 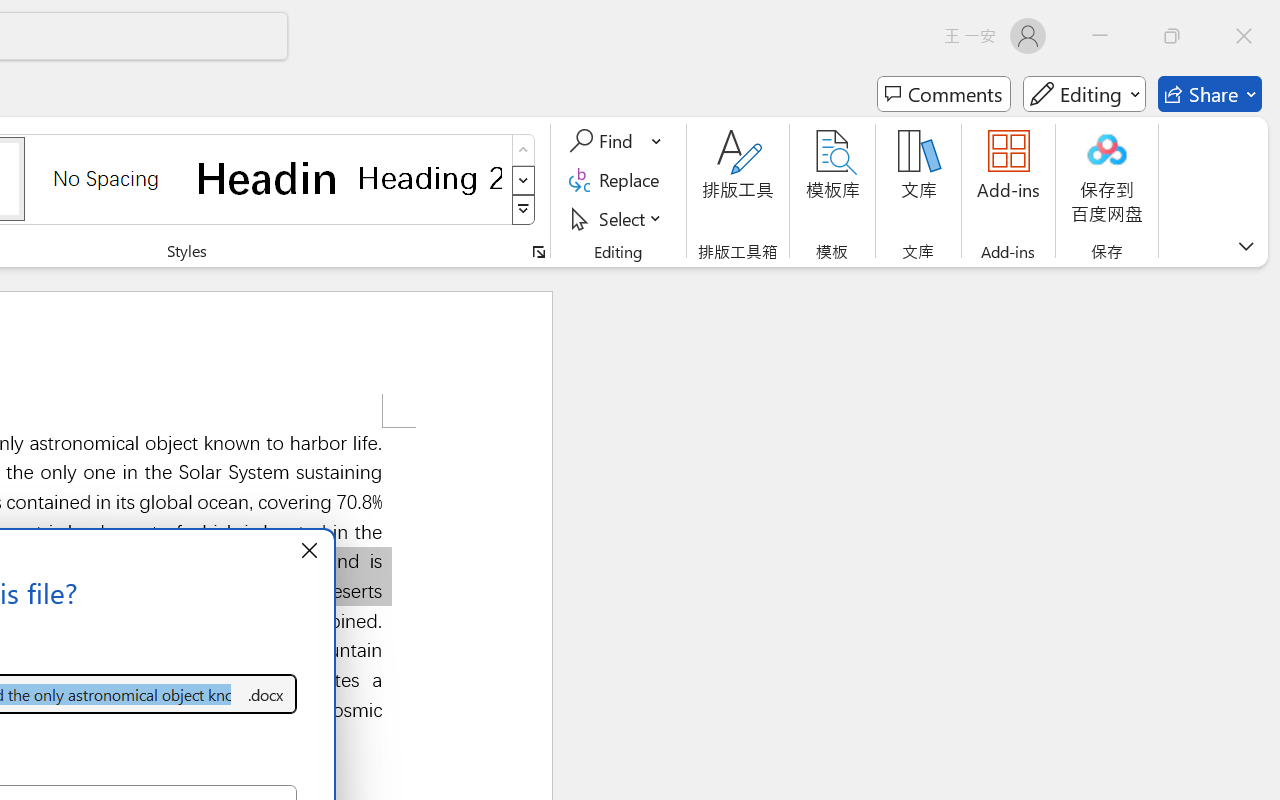 I want to click on 'Row Down', so click(x=523, y=179).